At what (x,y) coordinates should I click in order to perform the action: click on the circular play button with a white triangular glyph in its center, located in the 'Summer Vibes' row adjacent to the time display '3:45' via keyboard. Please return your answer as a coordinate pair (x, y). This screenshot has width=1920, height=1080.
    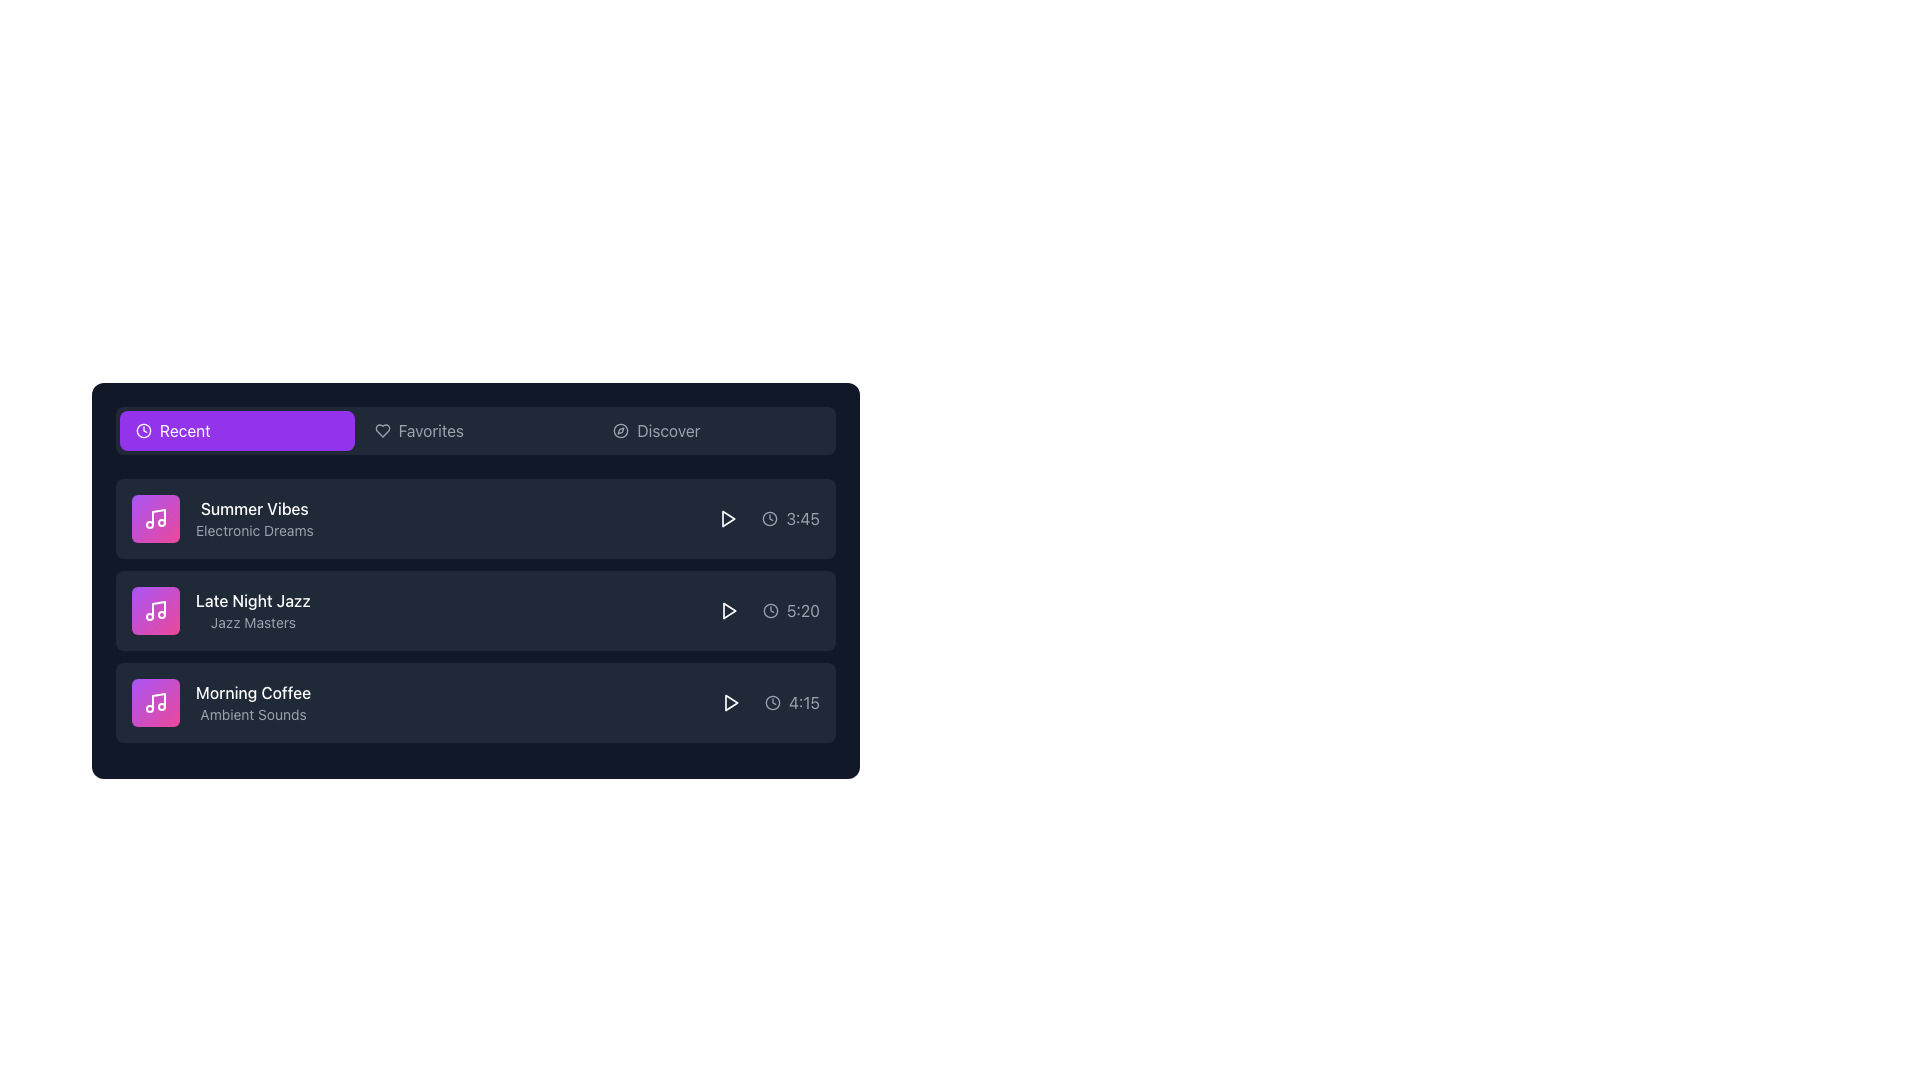
    Looking at the image, I should click on (727, 518).